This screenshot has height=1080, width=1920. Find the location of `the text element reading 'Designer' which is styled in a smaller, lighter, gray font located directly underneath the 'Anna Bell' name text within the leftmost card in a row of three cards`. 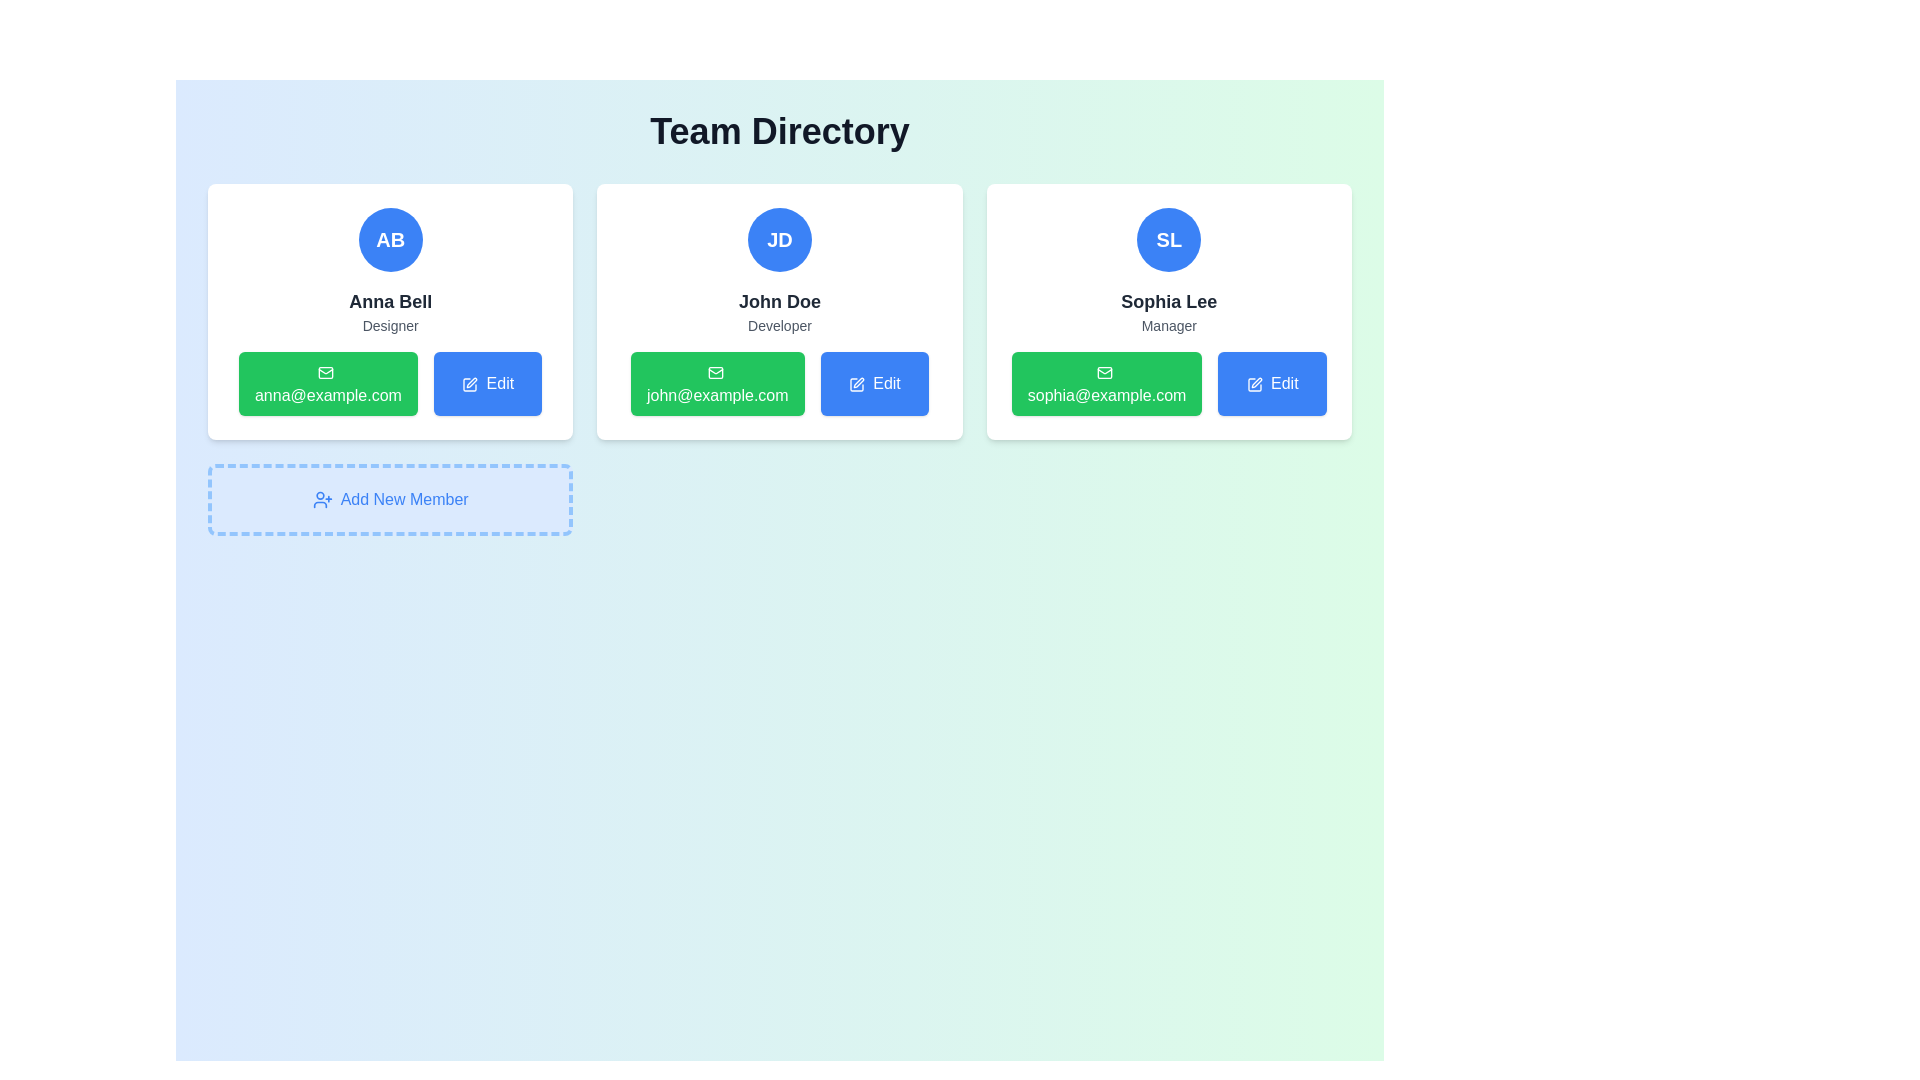

the text element reading 'Designer' which is styled in a smaller, lighter, gray font located directly underneath the 'Anna Bell' name text within the leftmost card in a row of three cards is located at coordinates (390, 325).